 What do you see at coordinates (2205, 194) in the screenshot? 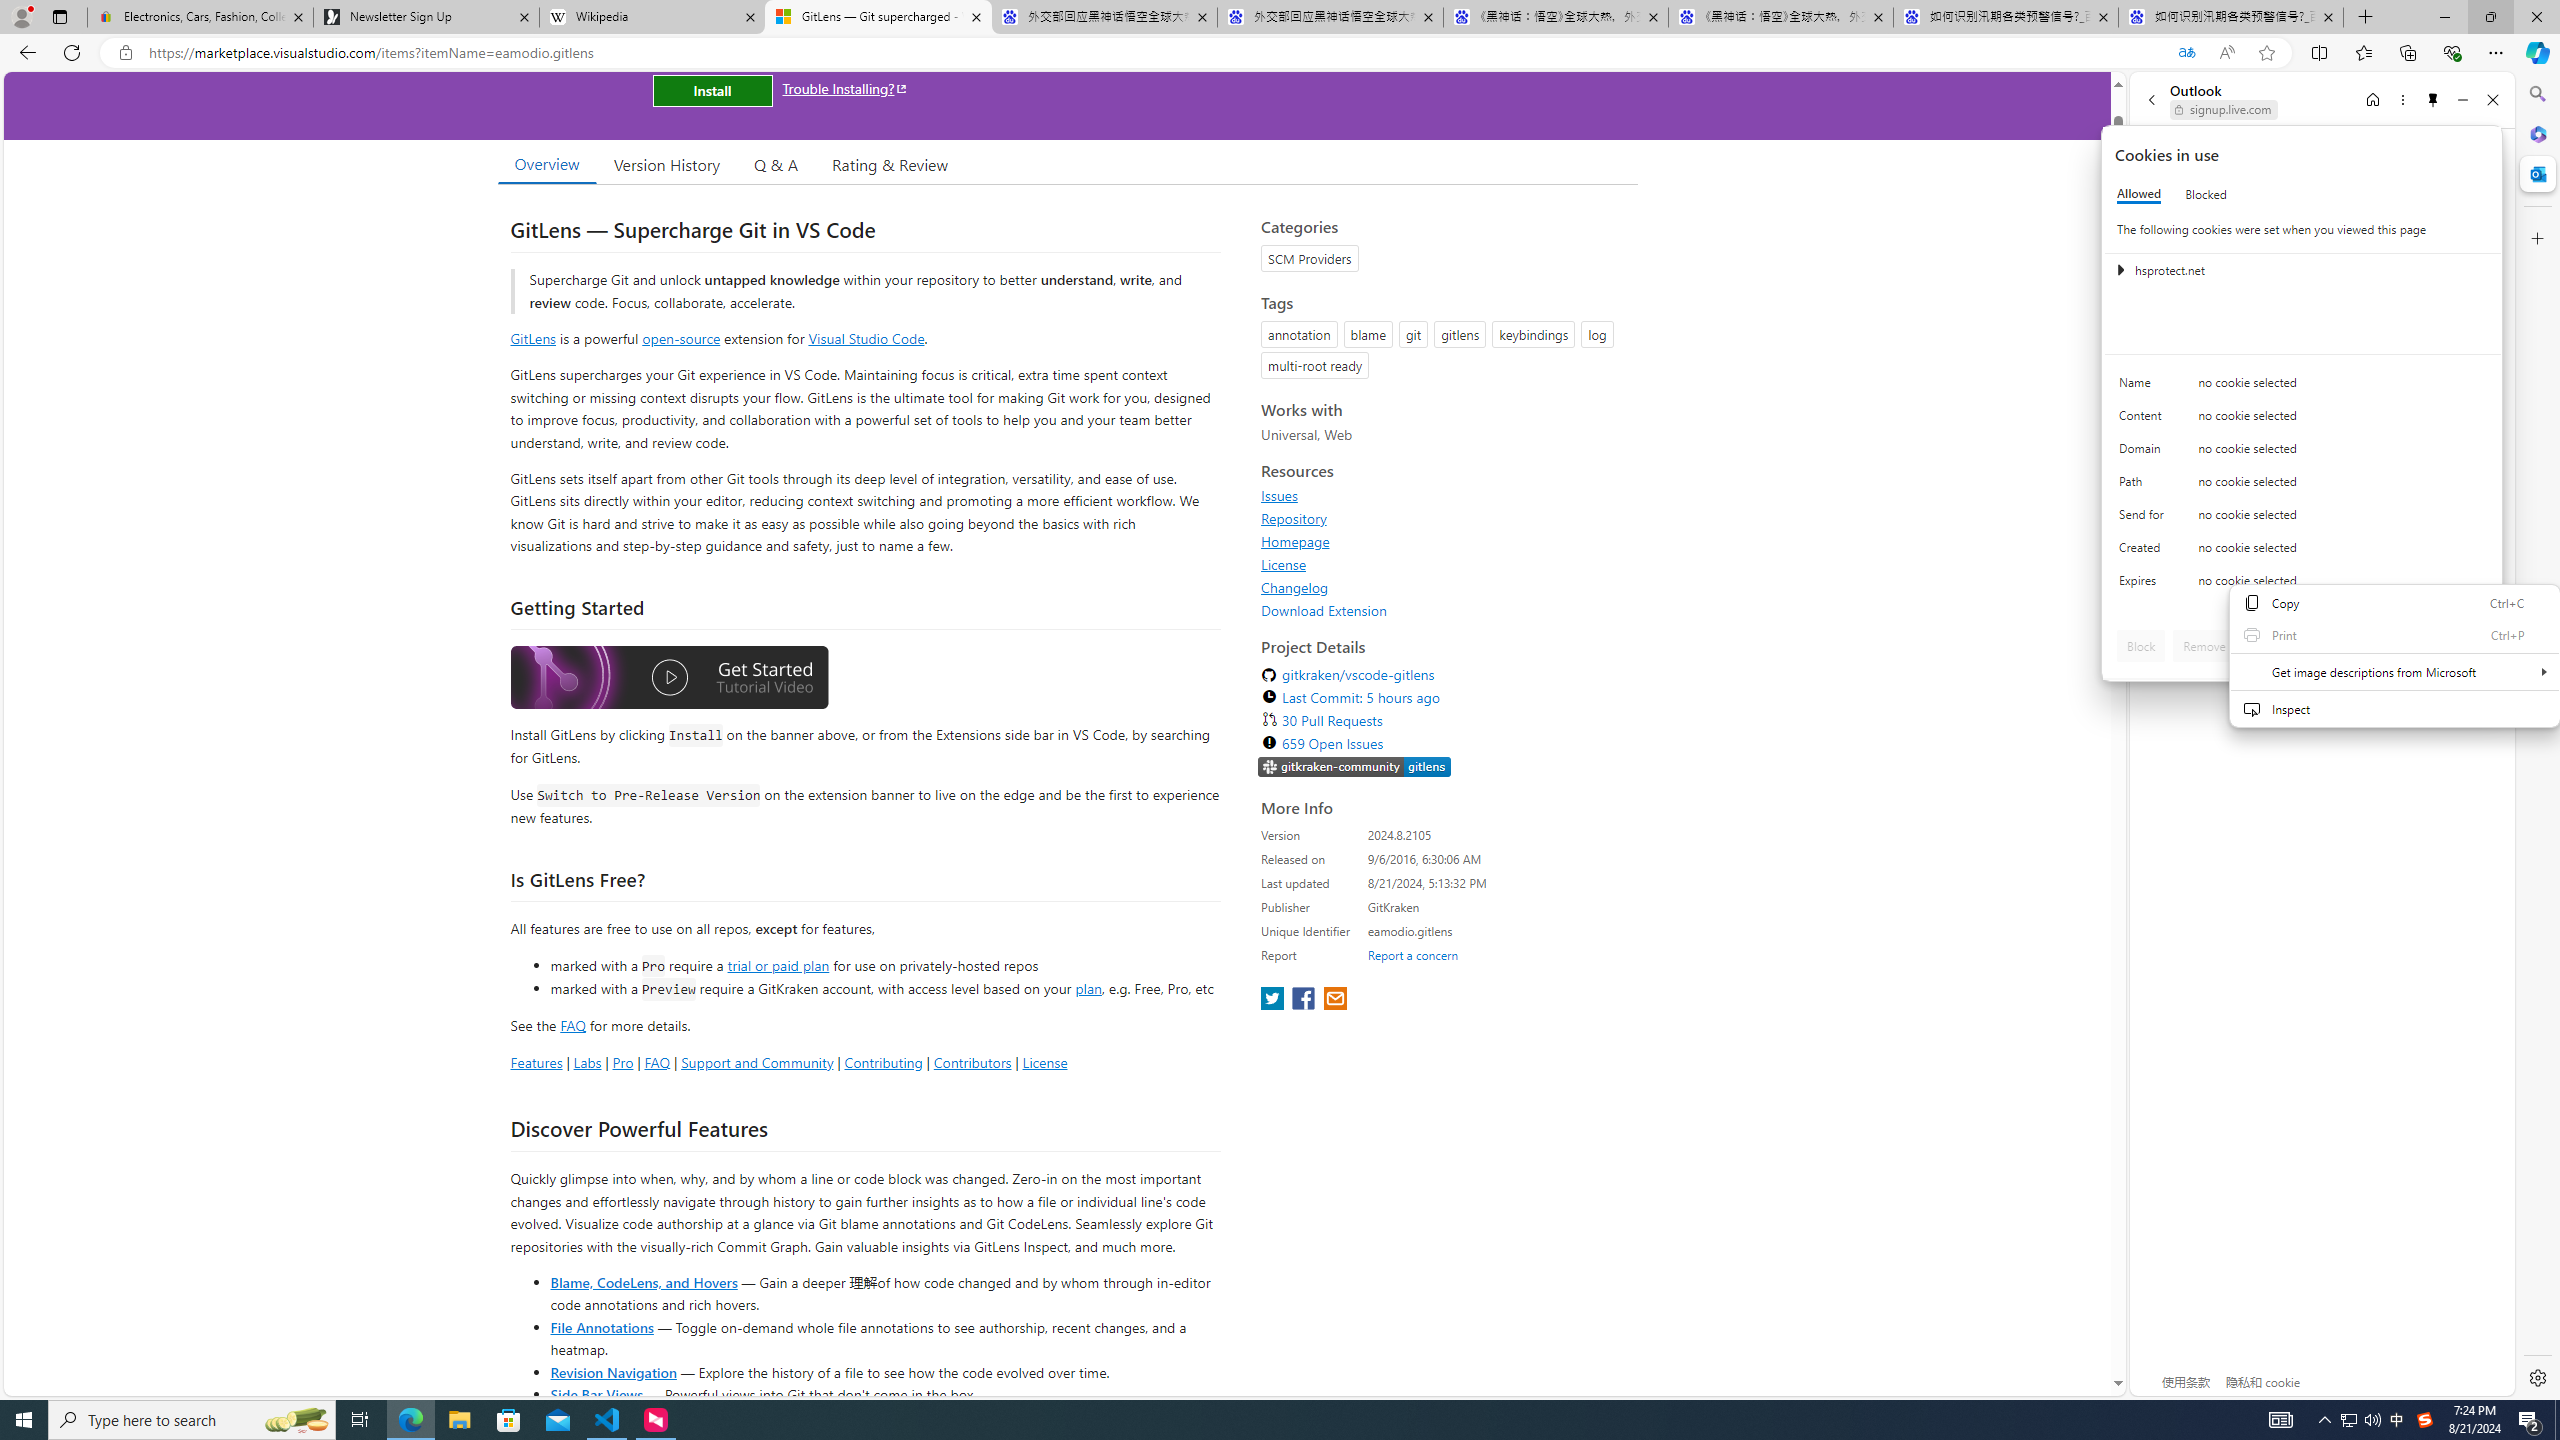
I see `'Blocked'` at bounding box center [2205, 194].